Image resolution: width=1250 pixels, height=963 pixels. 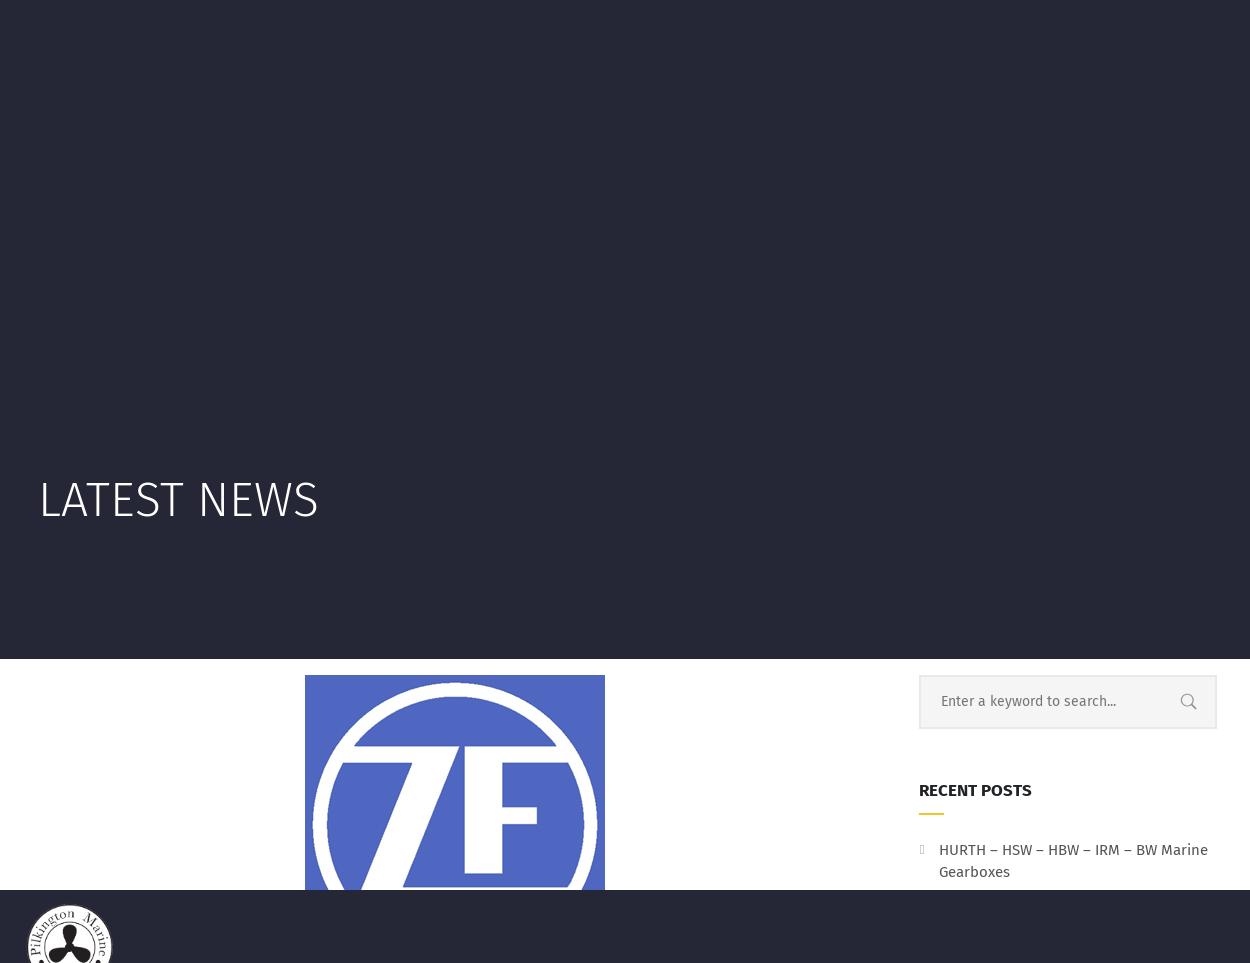 What do you see at coordinates (311, 188) in the screenshot?
I see `'News'` at bounding box center [311, 188].